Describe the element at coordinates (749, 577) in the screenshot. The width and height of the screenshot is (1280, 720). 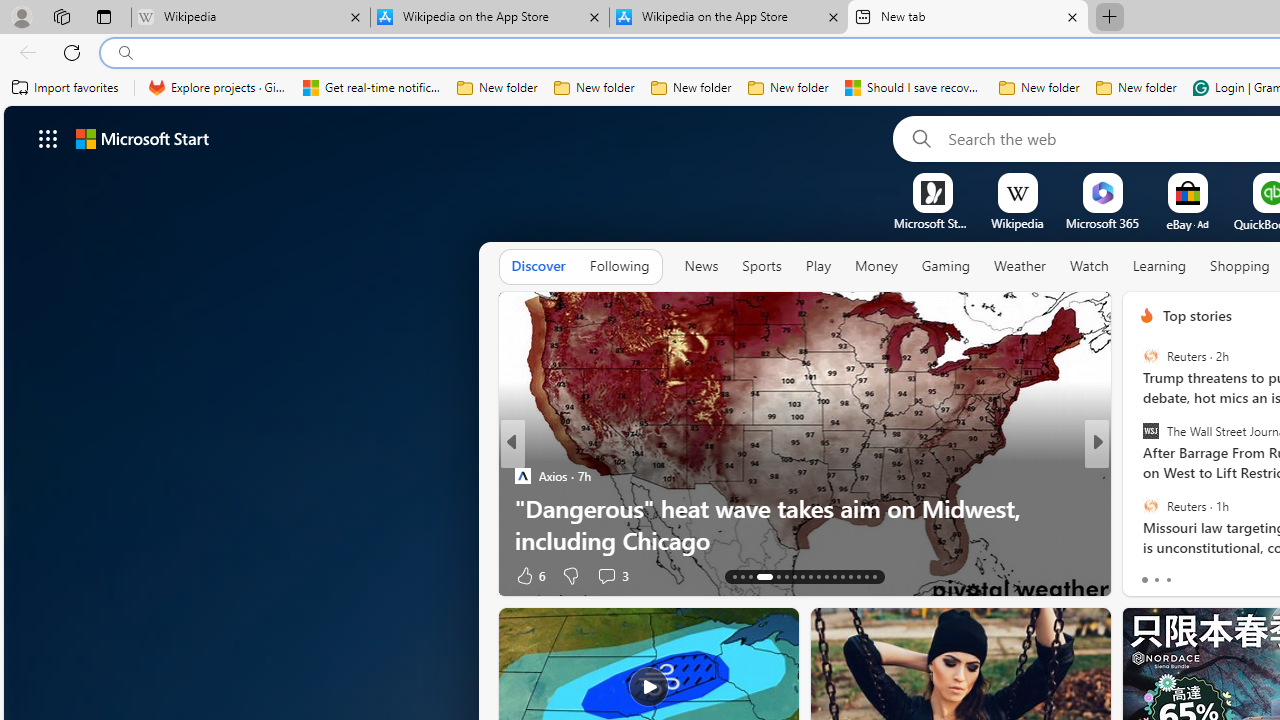
I see `'AutomationID: tab-15'` at that location.